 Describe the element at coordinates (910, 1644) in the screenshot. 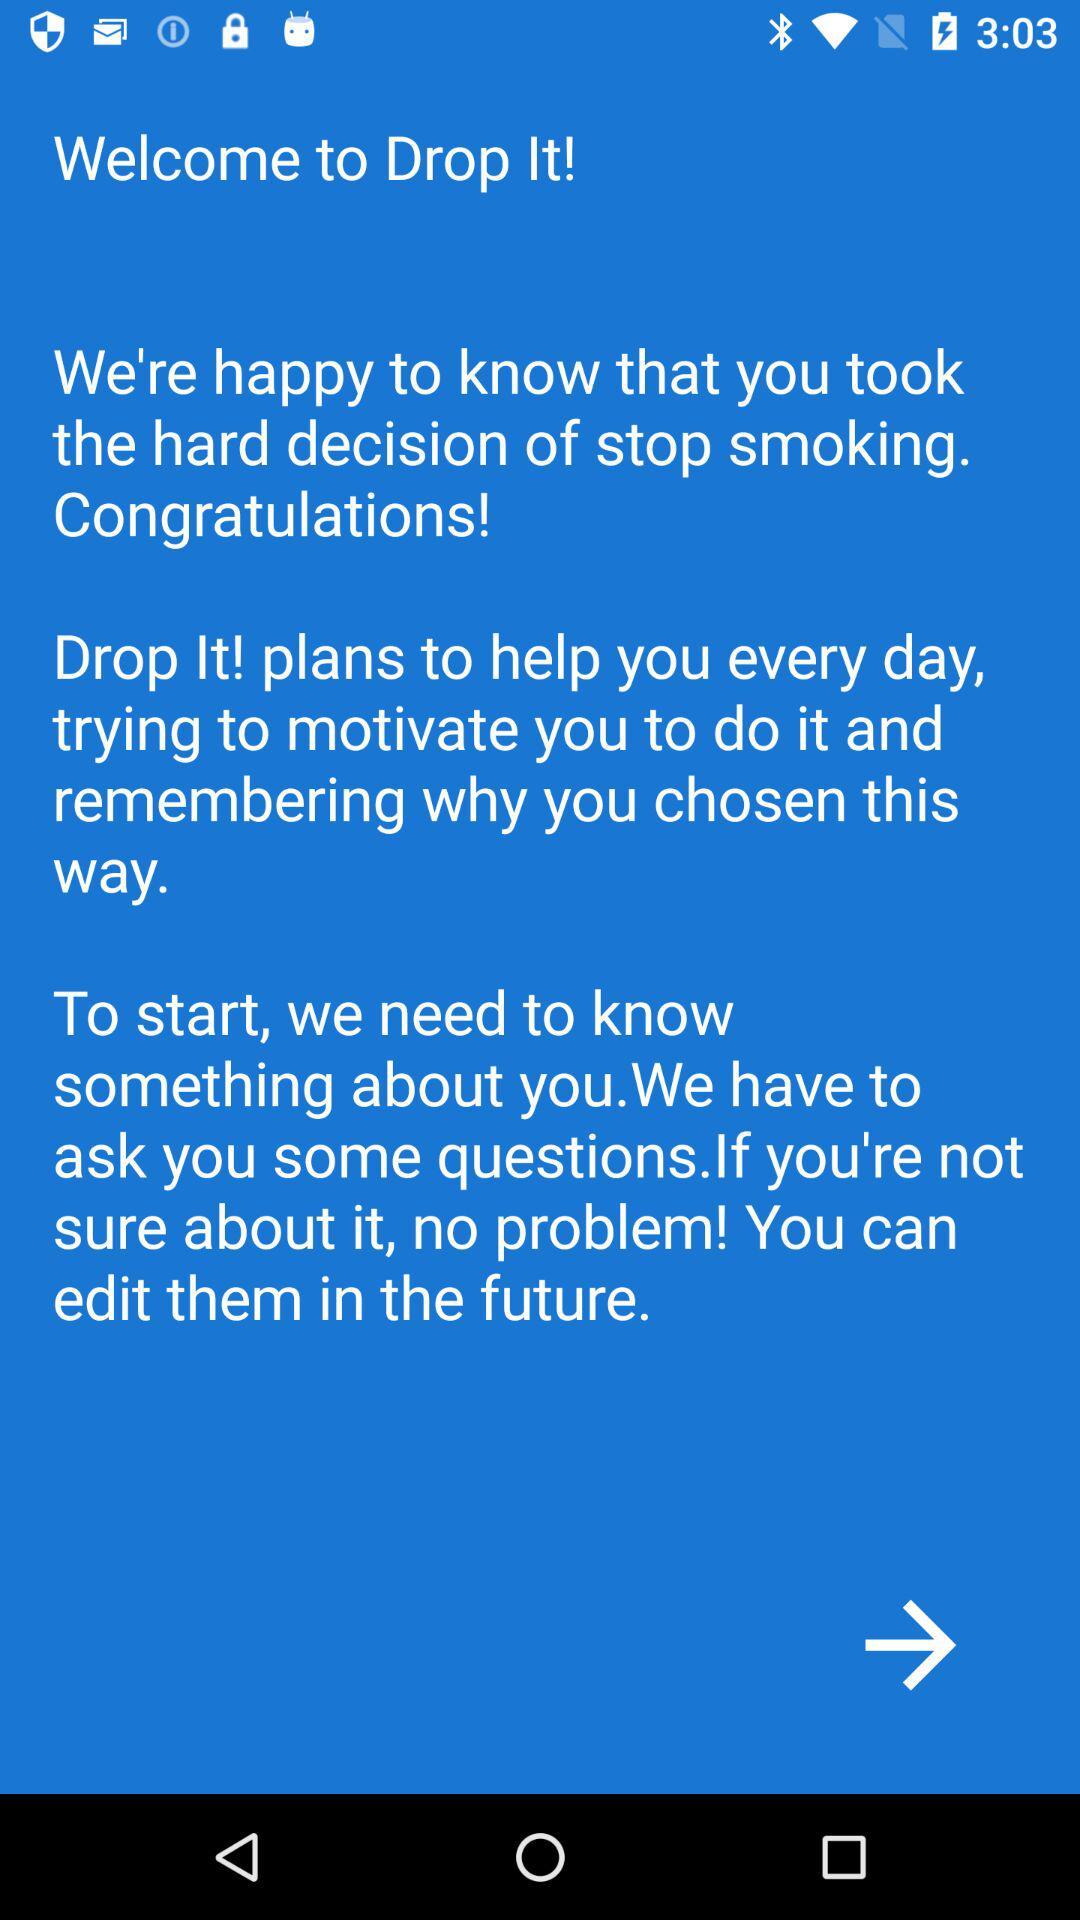

I see `item at the bottom right corner` at that location.